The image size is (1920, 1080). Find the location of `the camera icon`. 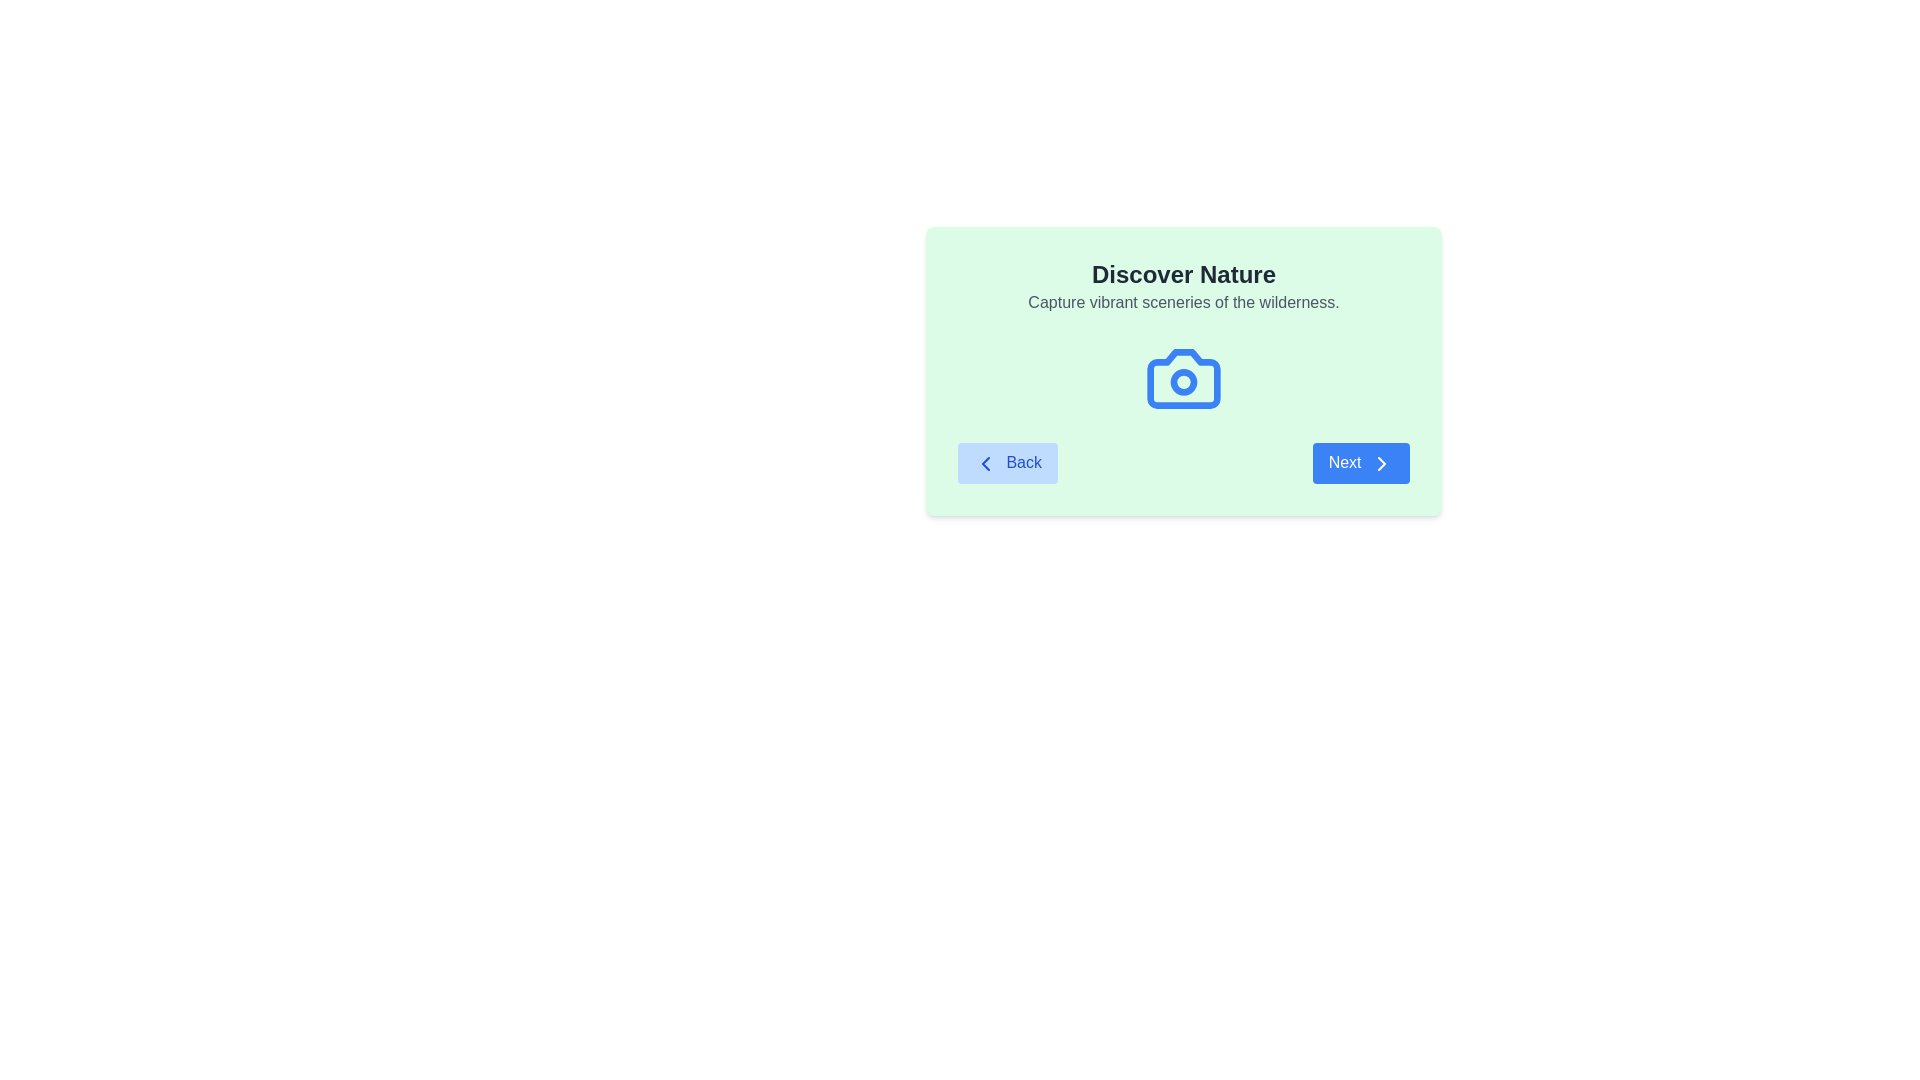

the camera icon is located at coordinates (1184, 378).